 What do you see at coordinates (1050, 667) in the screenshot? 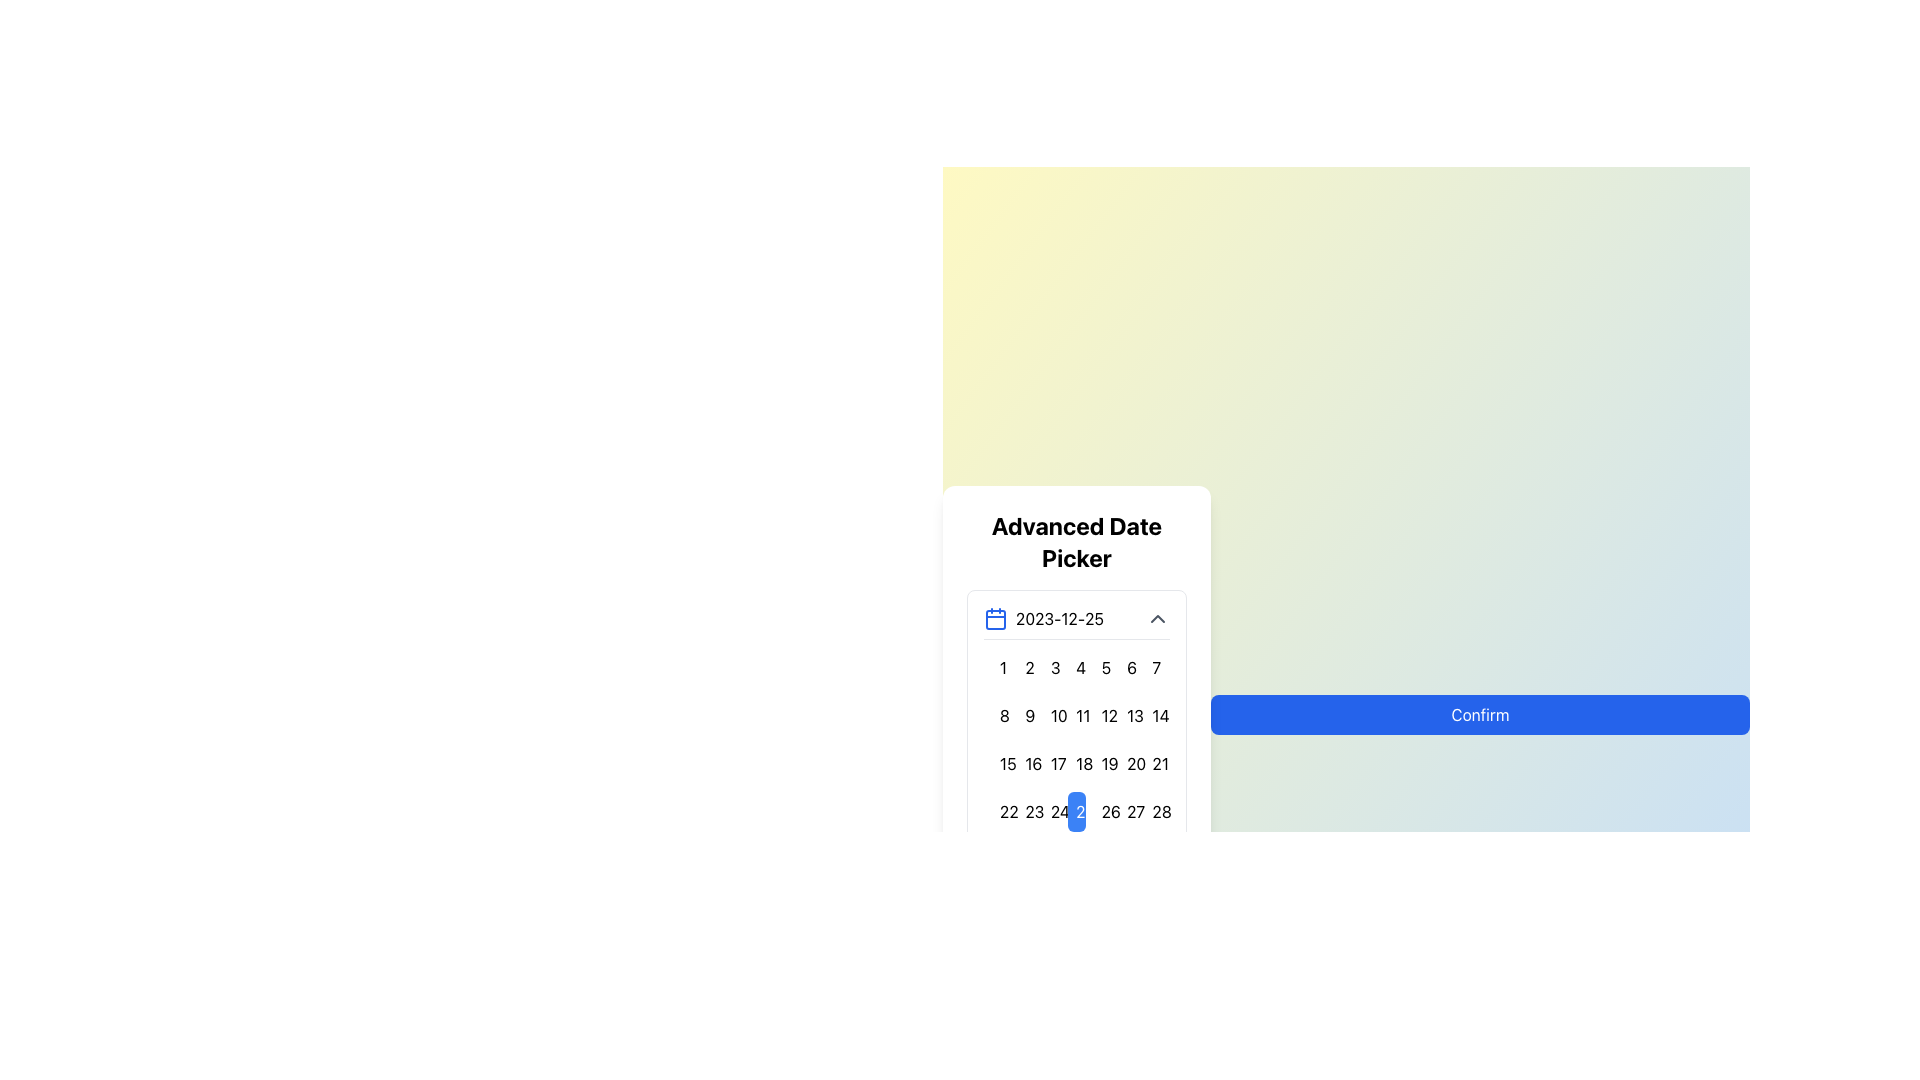
I see `the interactive button displaying the number '3' in the calendar grid below the 'Advanced Date Picker' heading` at bounding box center [1050, 667].